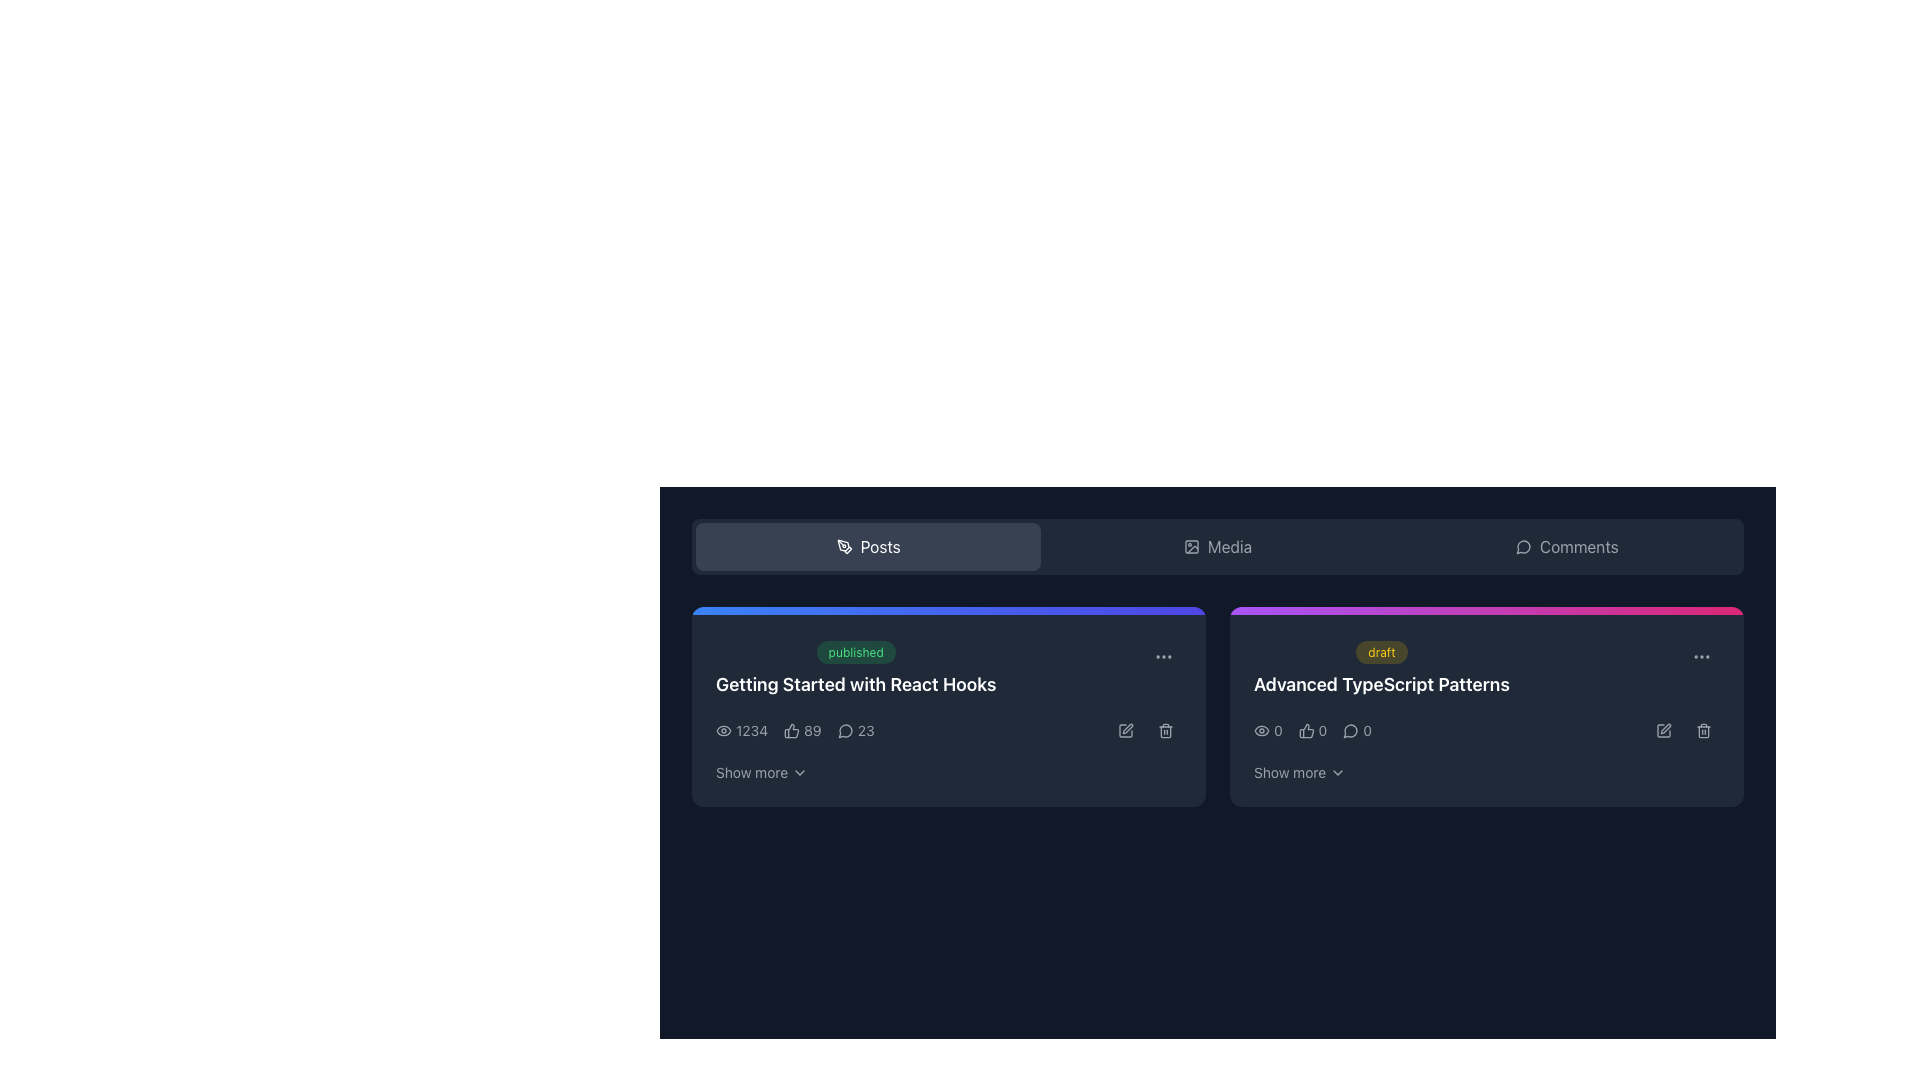  What do you see at coordinates (1277, 731) in the screenshot?
I see `text label displaying the number '0', which is part of a views count component located near an eye icon` at bounding box center [1277, 731].